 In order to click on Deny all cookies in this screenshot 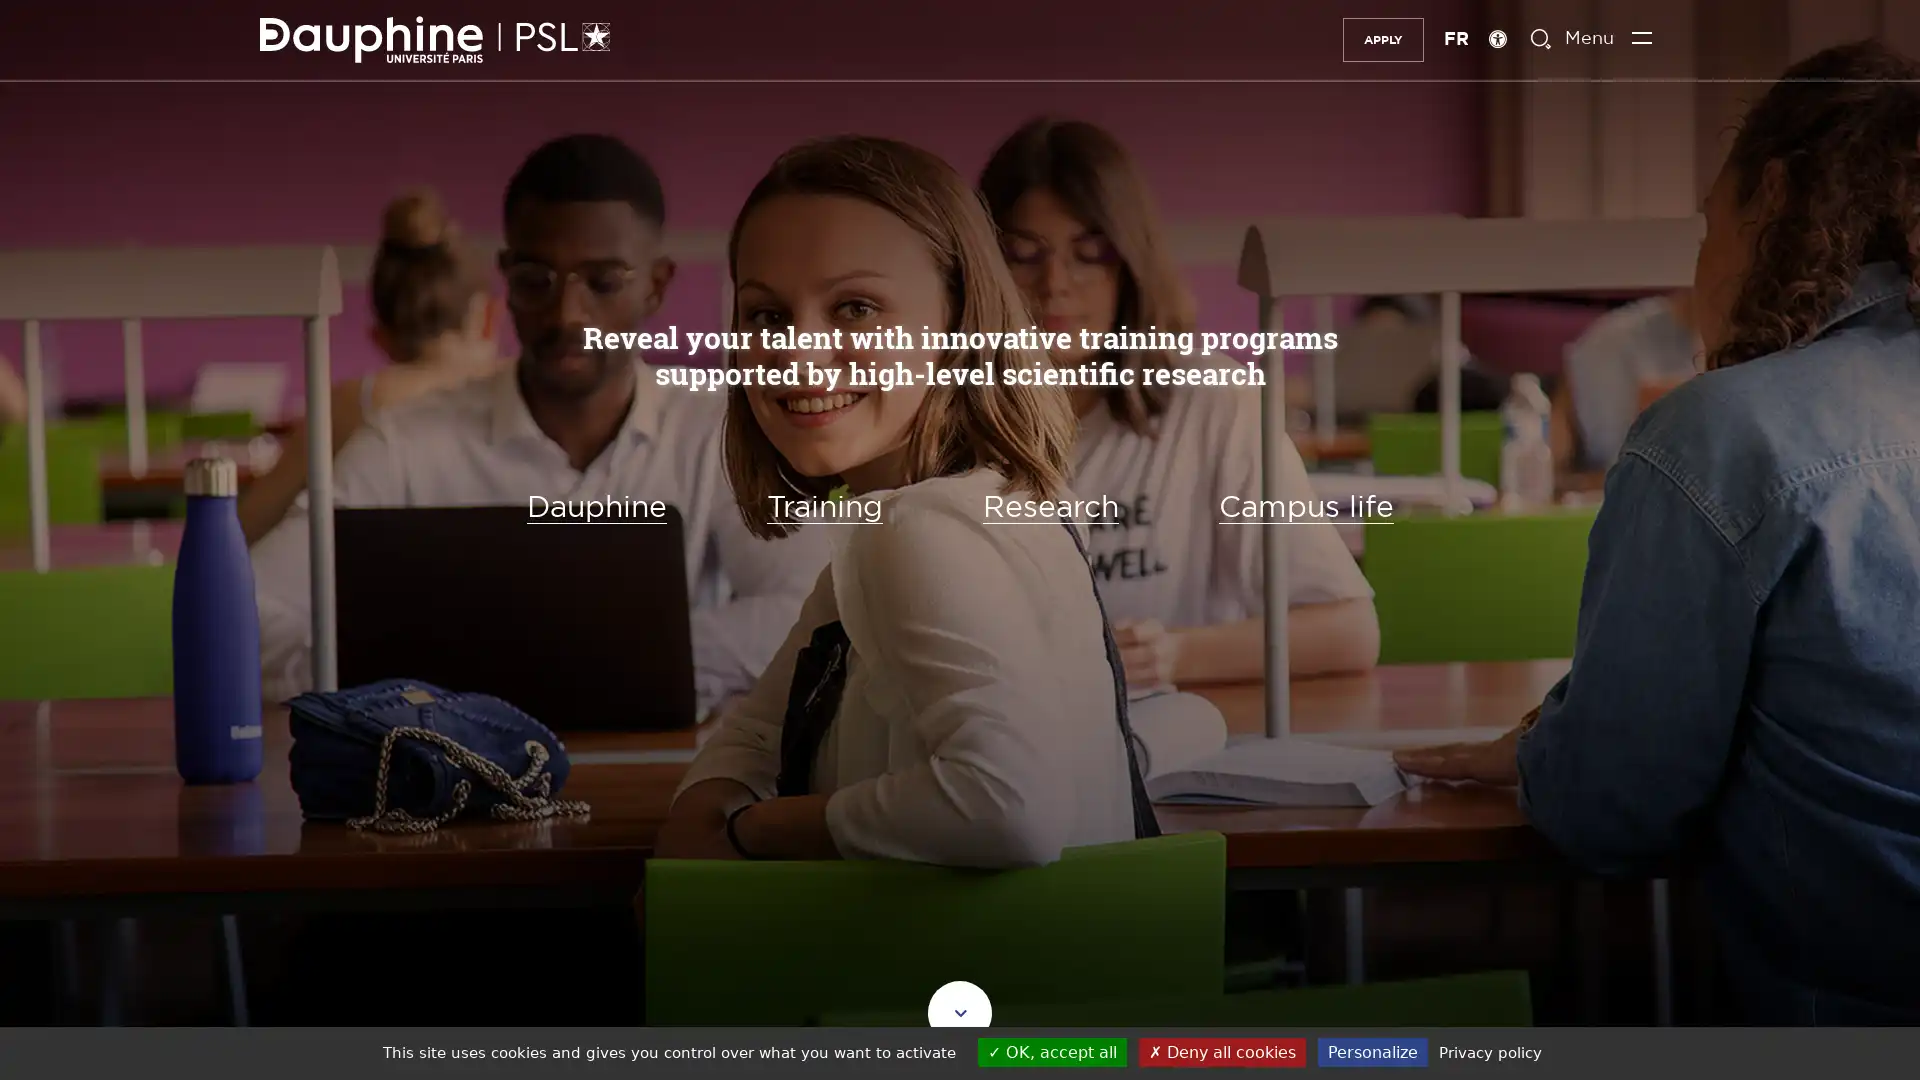, I will do `click(1220, 1051)`.